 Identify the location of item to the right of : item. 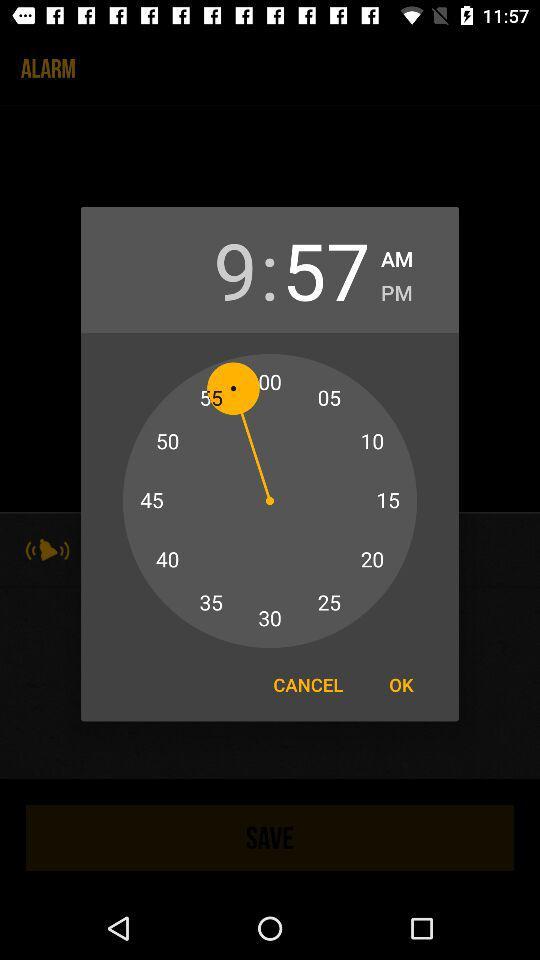
(326, 268).